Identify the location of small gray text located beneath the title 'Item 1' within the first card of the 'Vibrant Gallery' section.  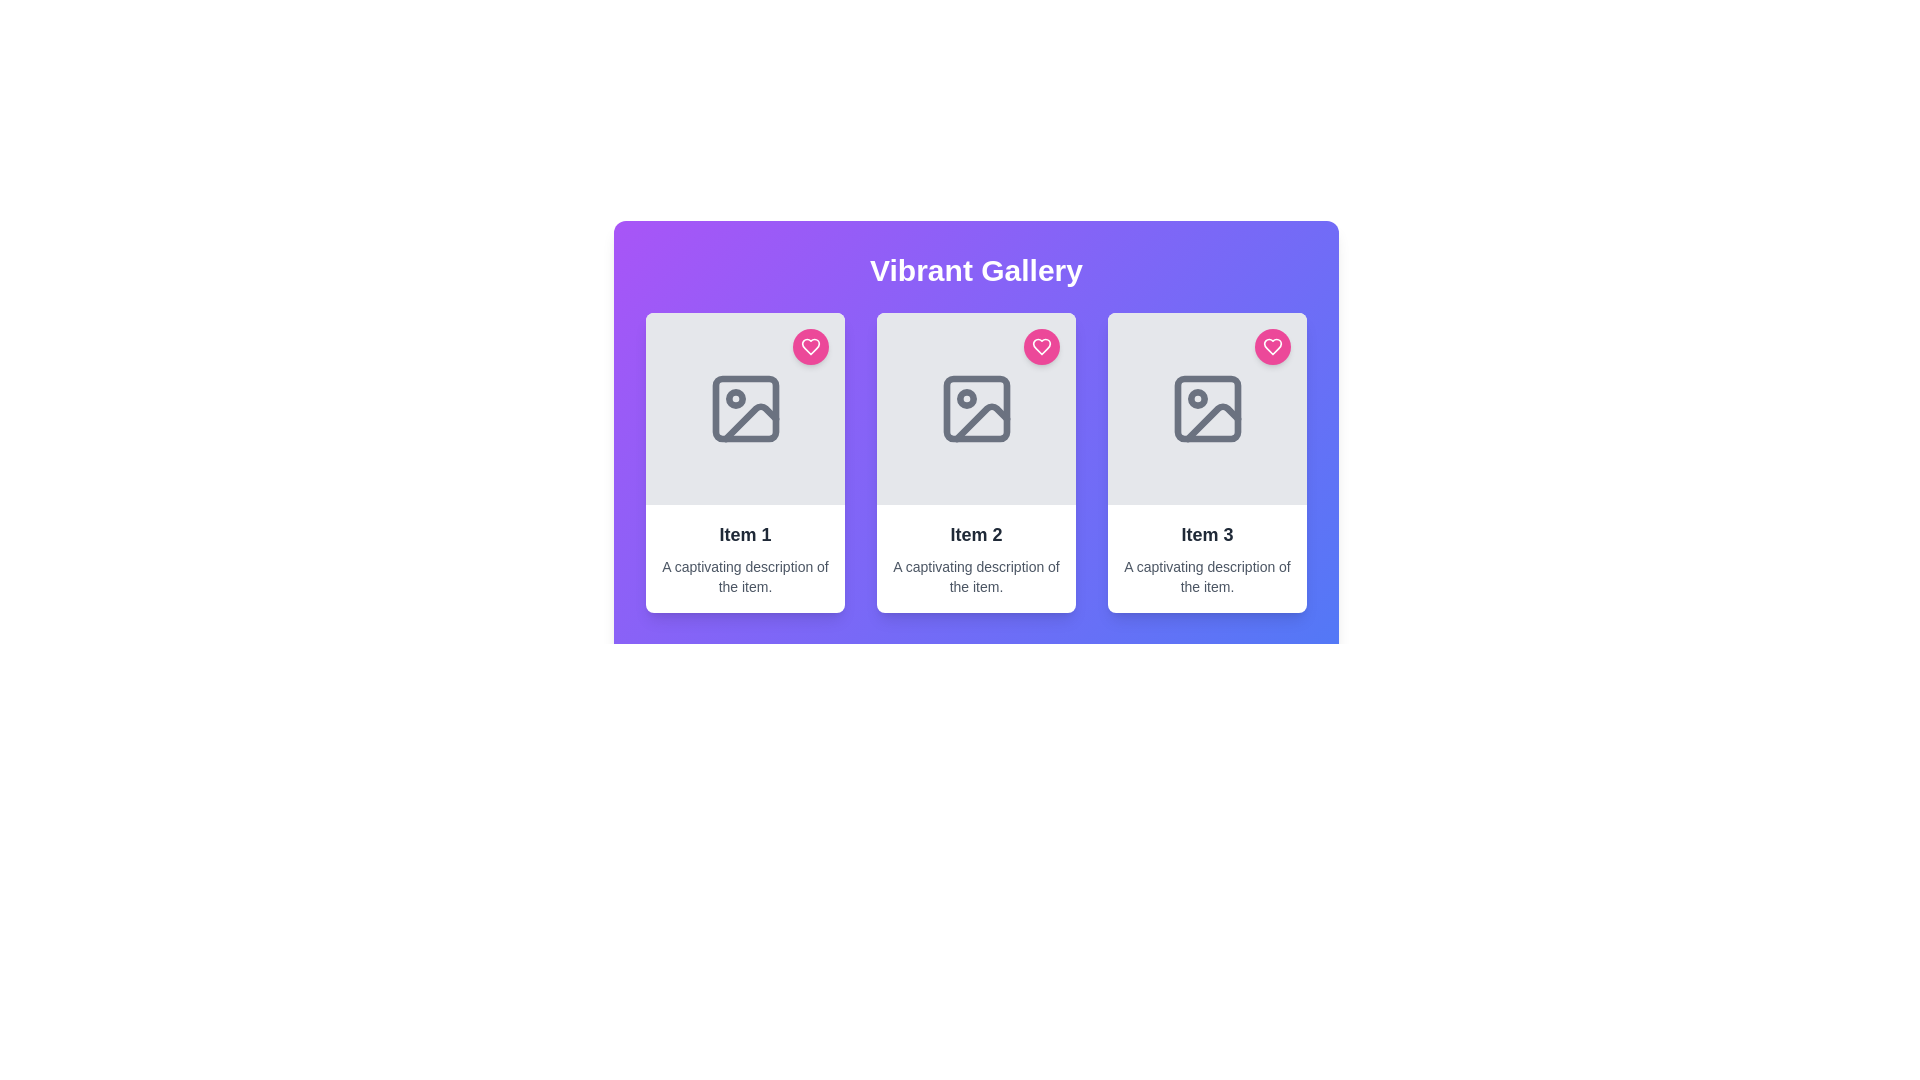
(744, 577).